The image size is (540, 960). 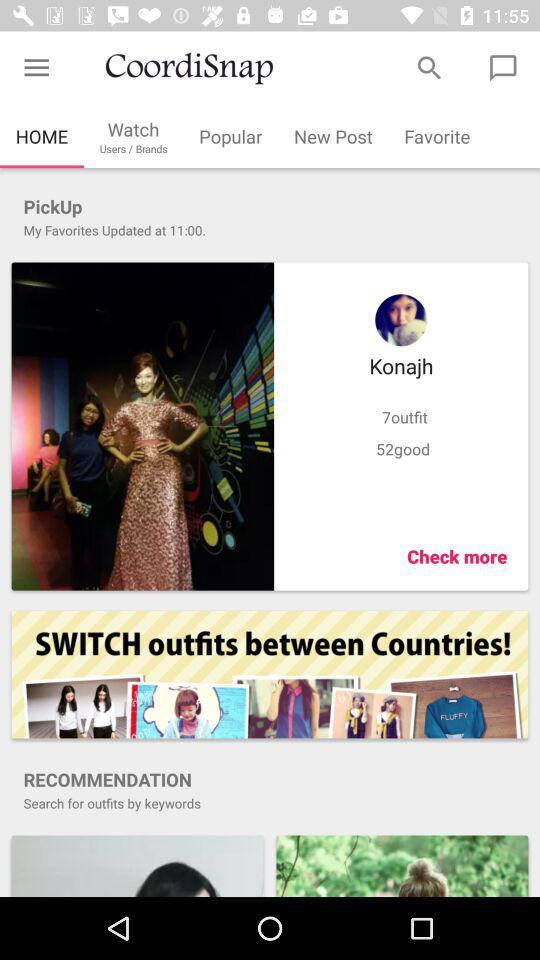 I want to click on tu nueva amiga, so click(x=136, y=864).